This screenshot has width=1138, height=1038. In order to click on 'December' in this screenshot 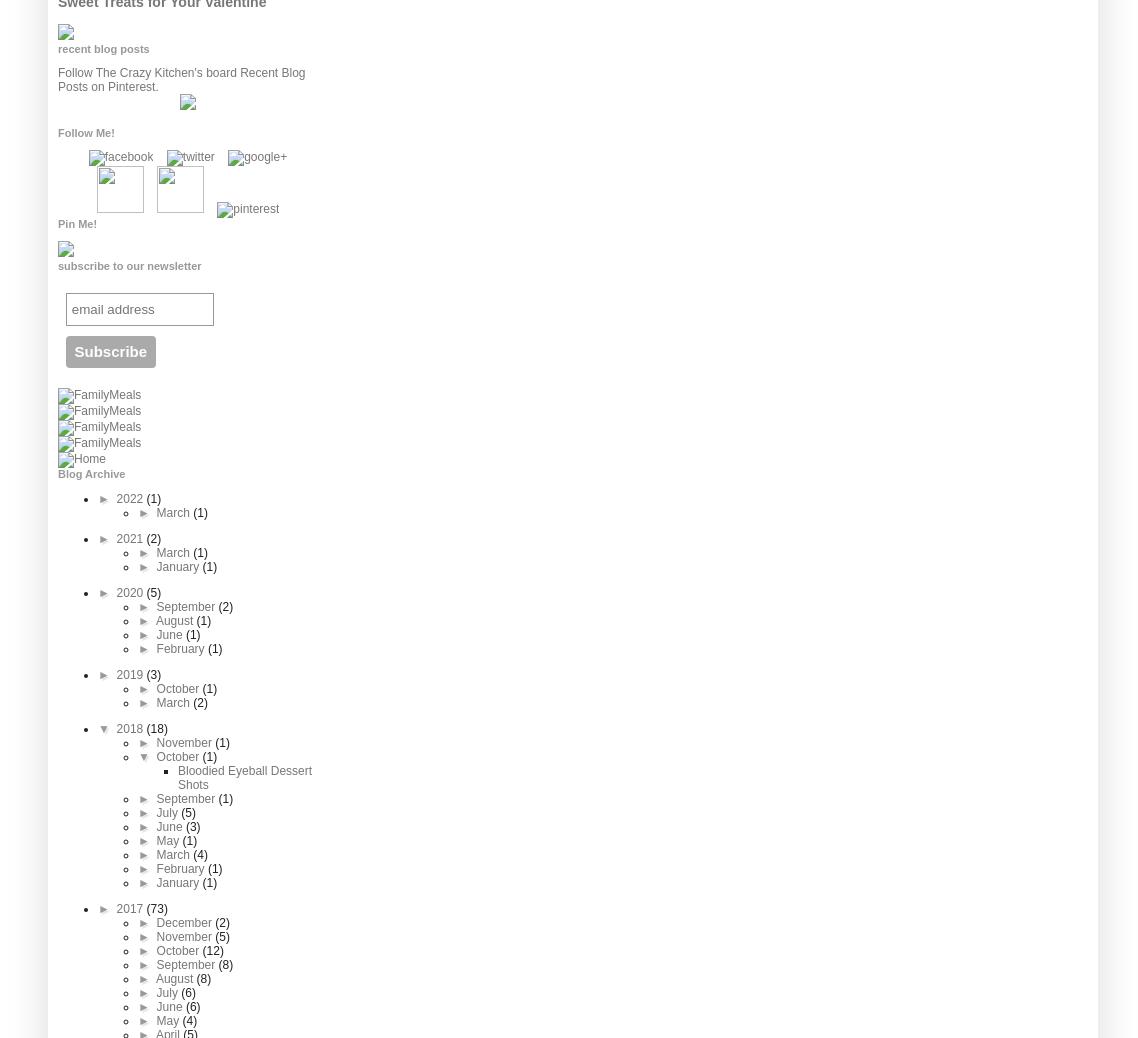, I will do `click(156, 922)`.